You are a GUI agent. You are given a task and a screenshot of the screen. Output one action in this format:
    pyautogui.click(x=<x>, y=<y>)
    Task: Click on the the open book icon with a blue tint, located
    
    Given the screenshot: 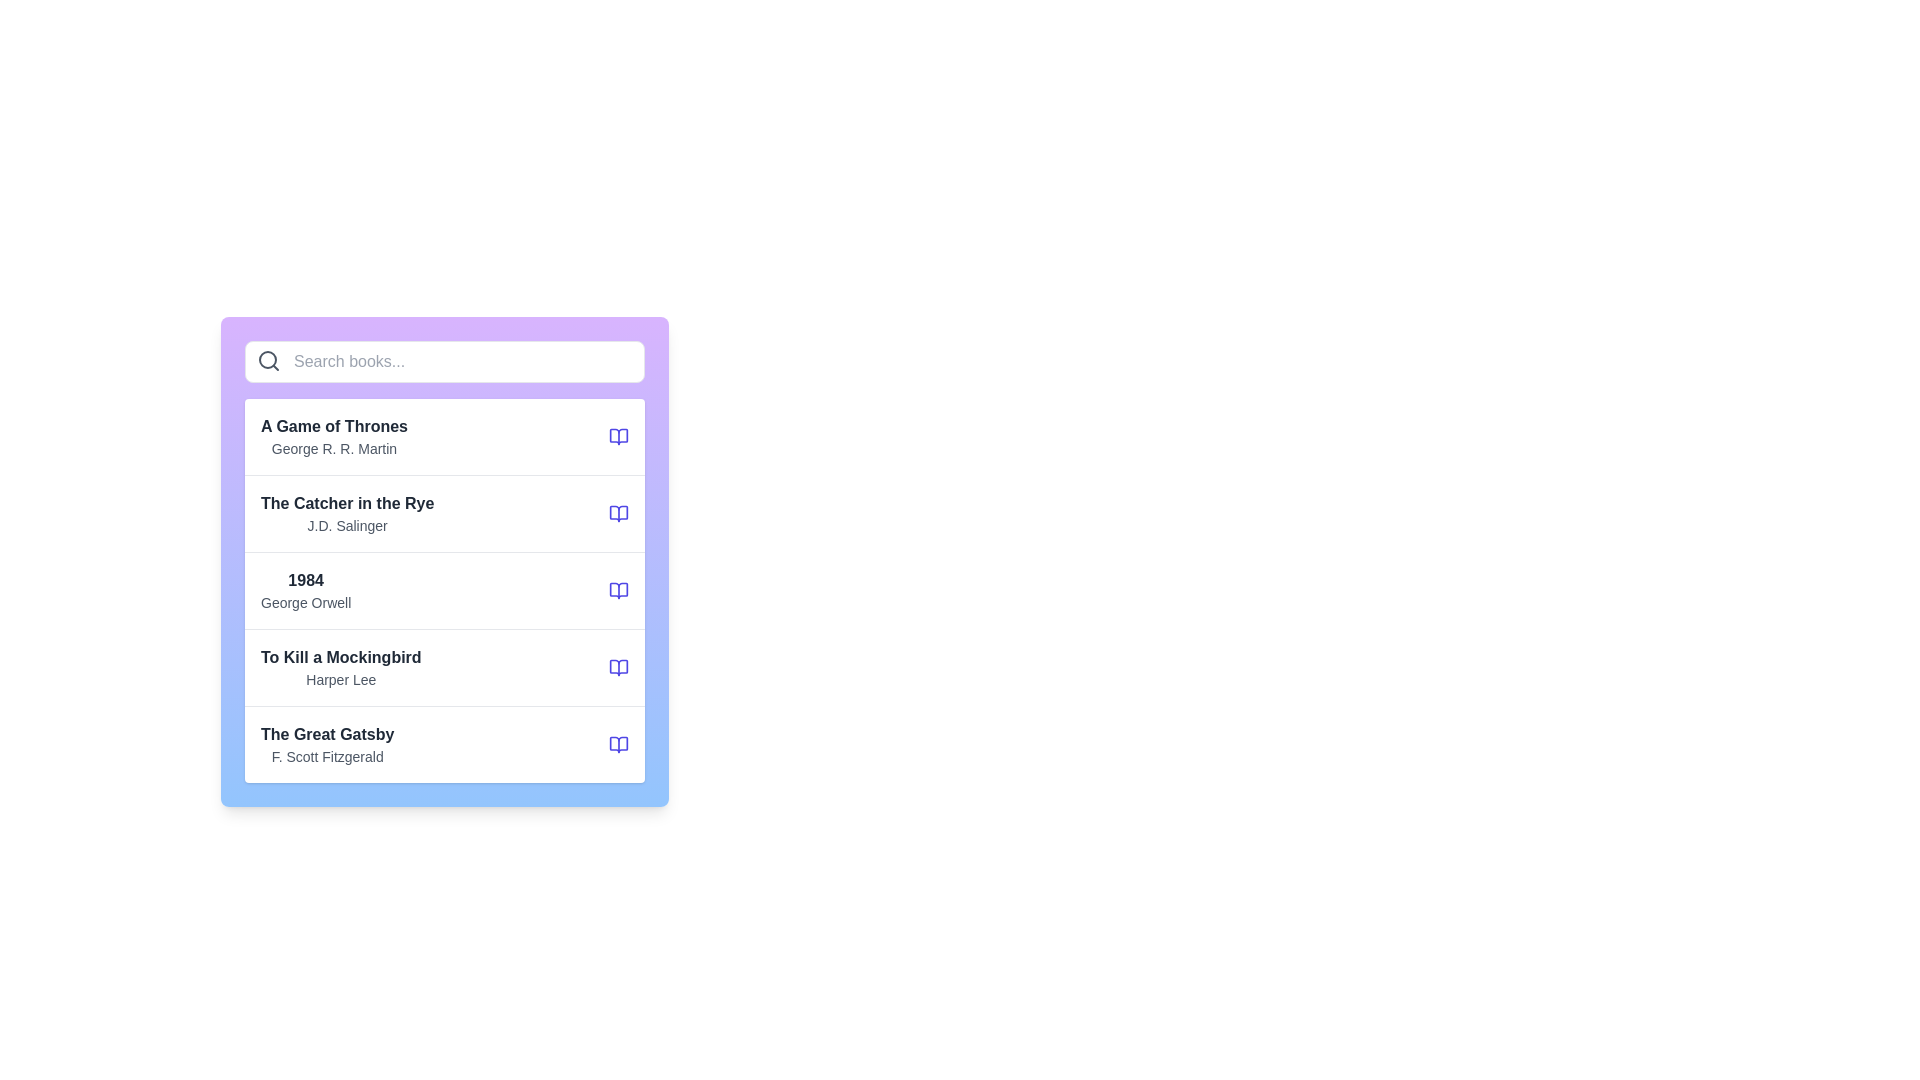 What is the action you would take?
    pyautogui.click(x=618, y=589)
    